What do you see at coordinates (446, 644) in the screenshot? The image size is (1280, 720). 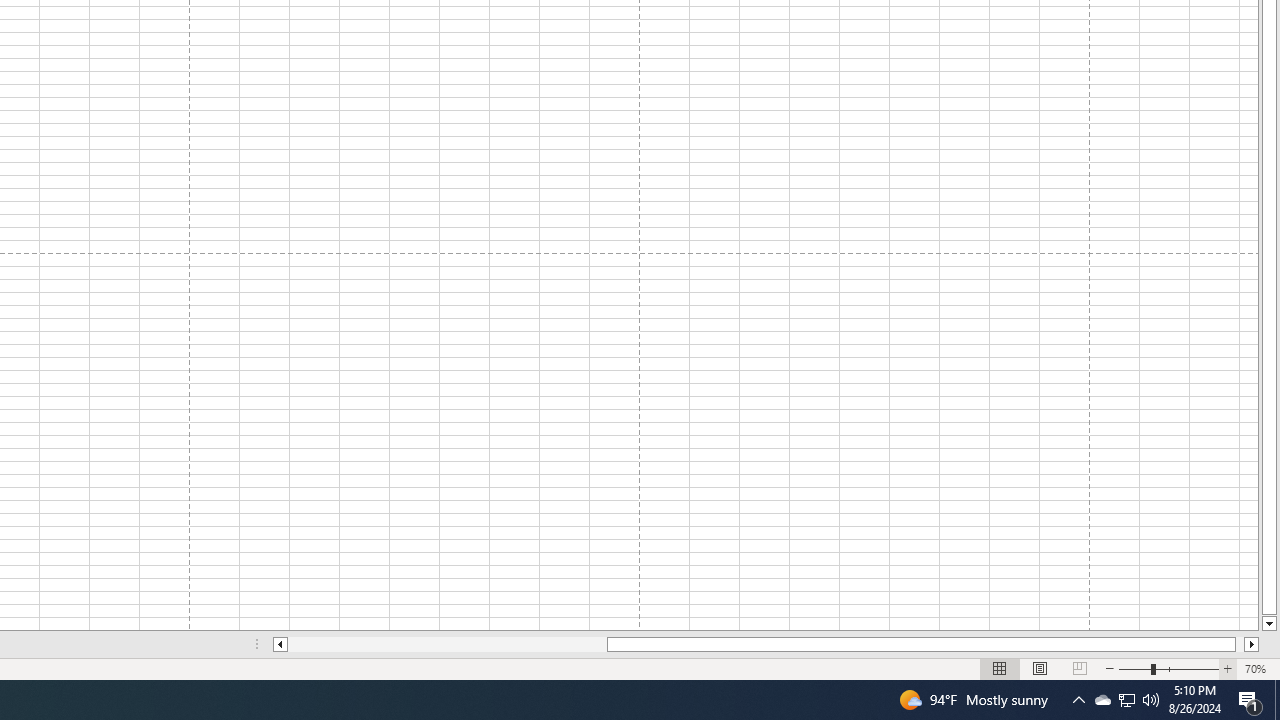 I see `'Page left'` at bounding box center [446, 644].